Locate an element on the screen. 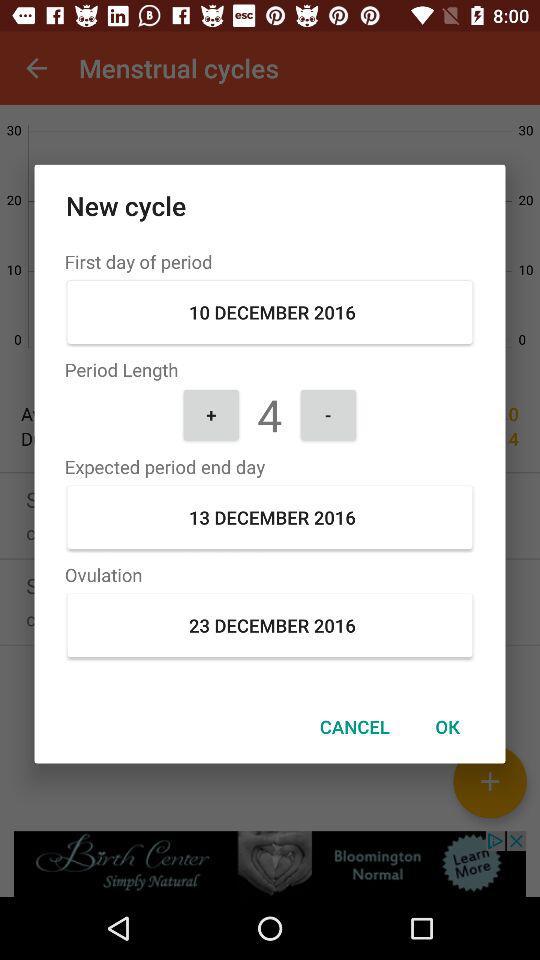  the item below period length item is located at coordinates (210, 413).